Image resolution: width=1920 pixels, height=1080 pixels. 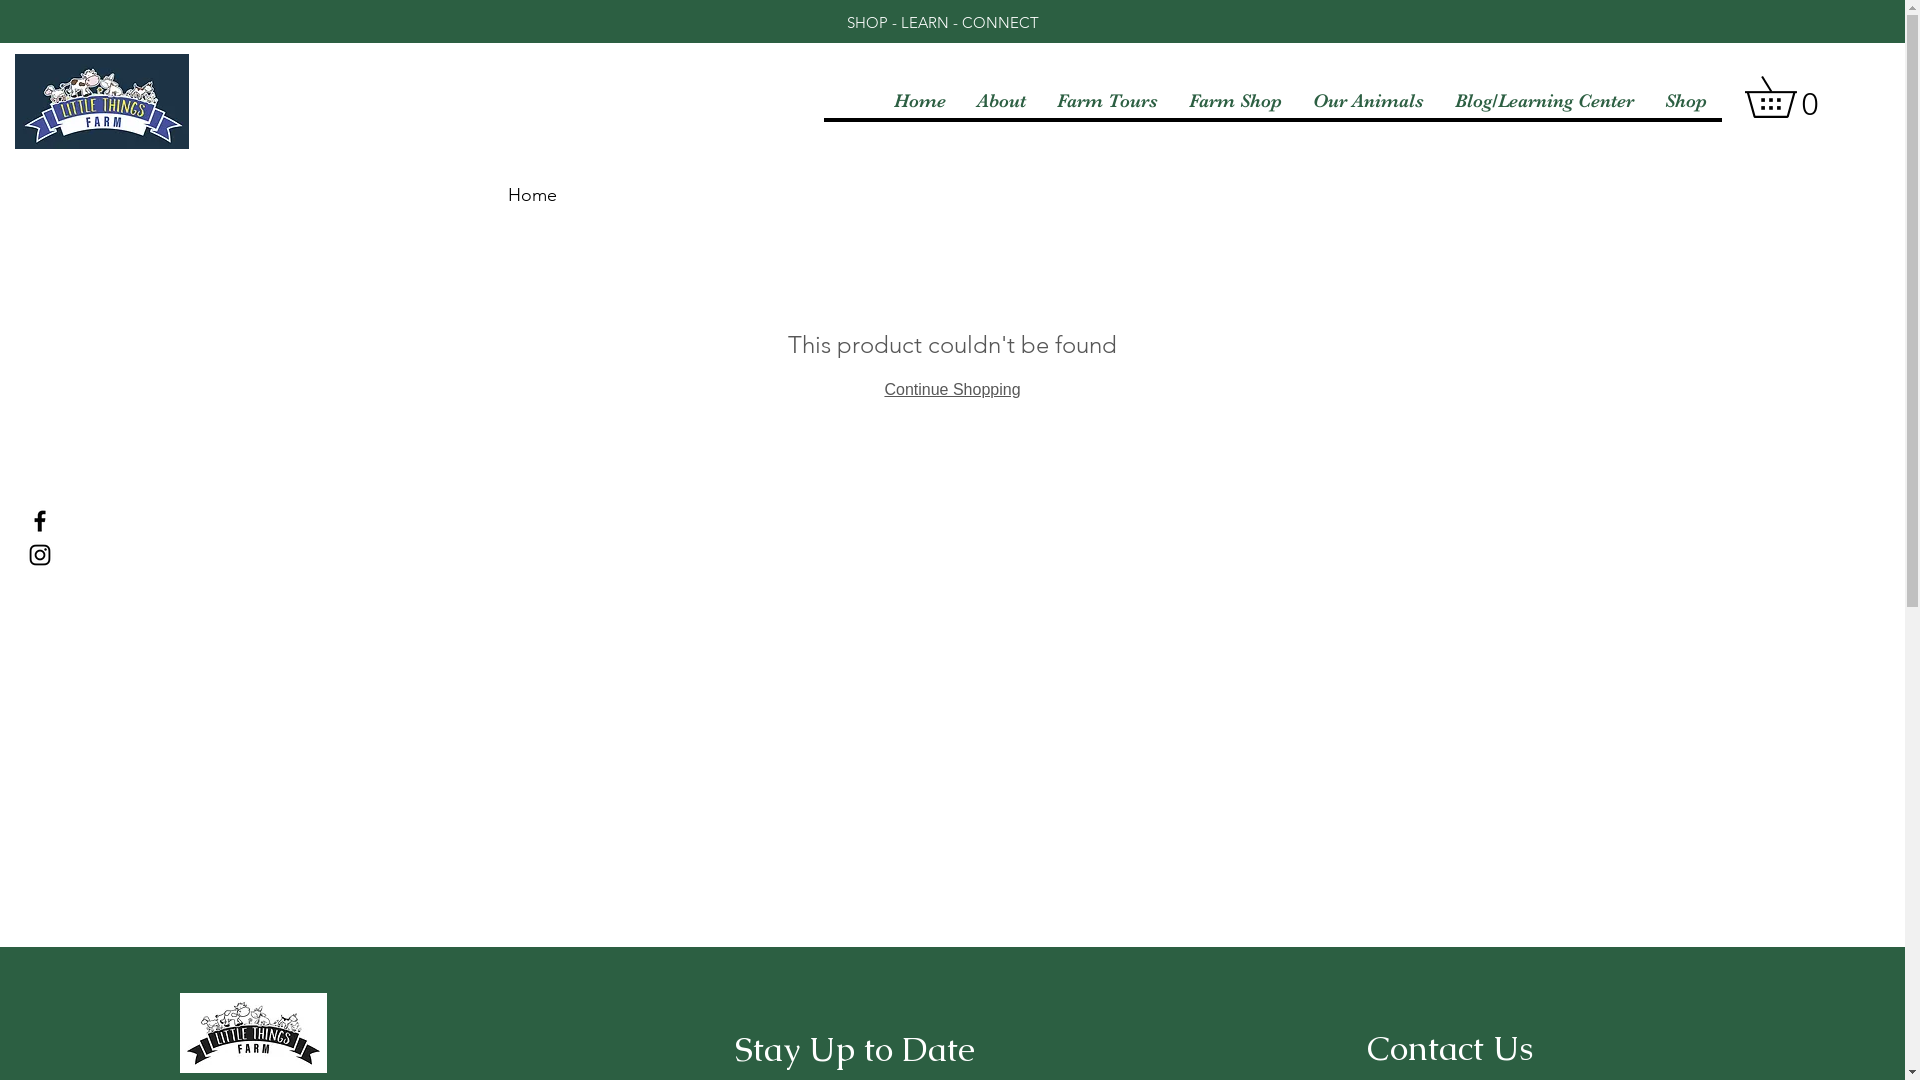 What do you see at coordinates (1233, 100) in the screenshot?
I see `'Farm Shop'` at bounding box center [1233, 100].